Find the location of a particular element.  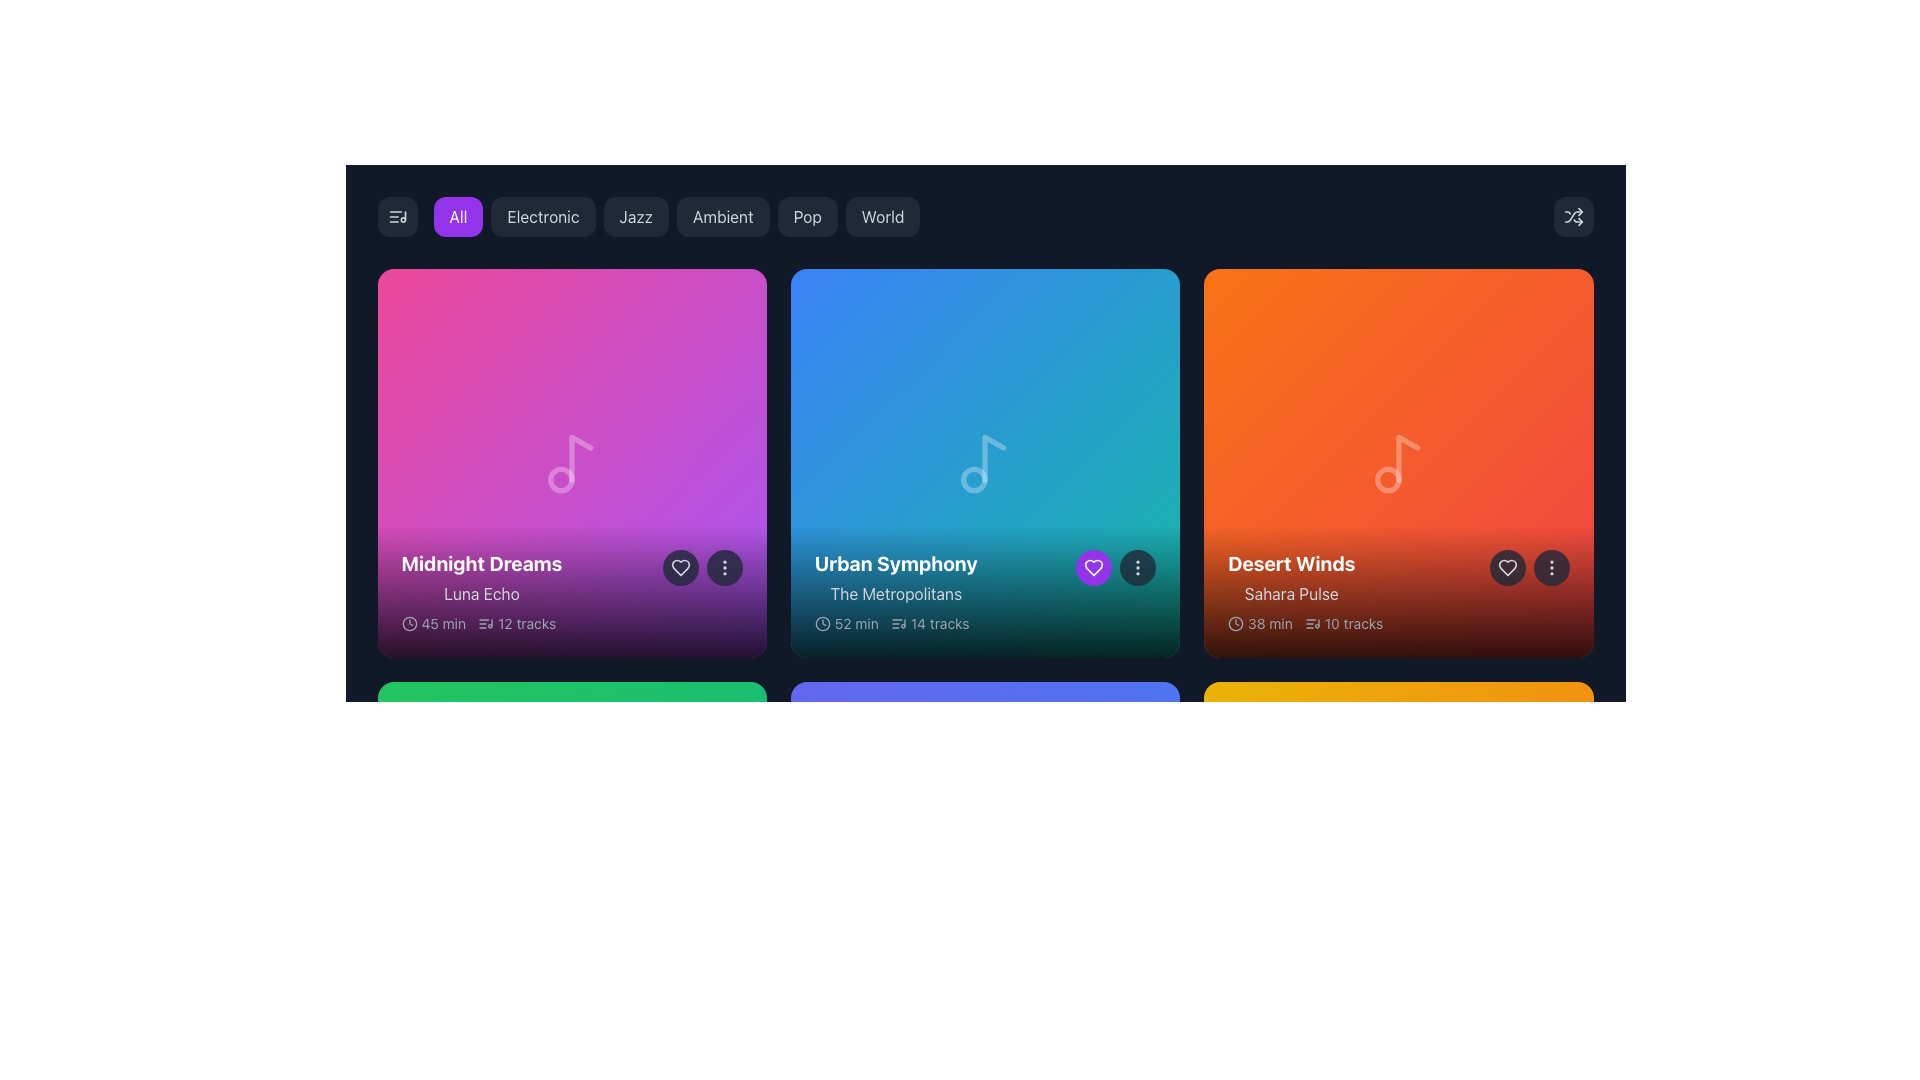

text providing metadata about the album 'Urban Symphony' by 'The Metropolitans', which includes its duration of 52 minutes and number of tracks being 14 is located at coordinates (891, 623).